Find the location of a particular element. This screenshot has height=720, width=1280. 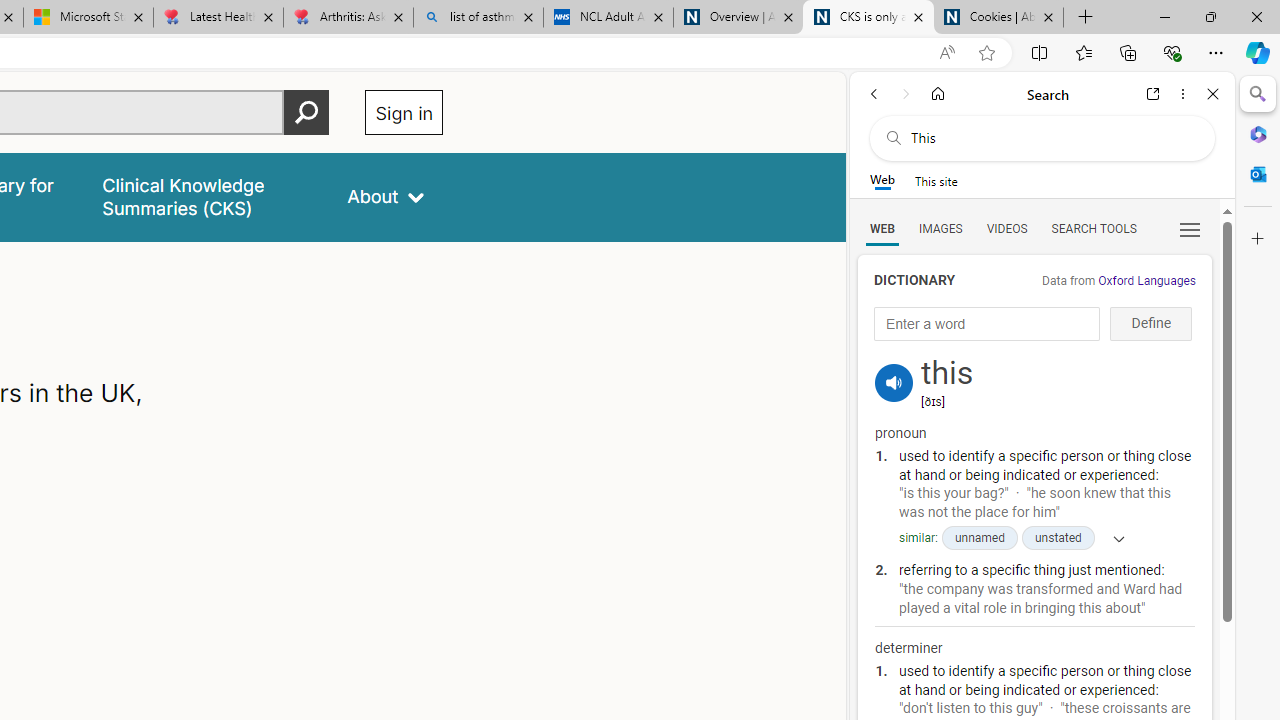

'CKS is only available in the UK | NICE' is located at coordinates (868, 17).